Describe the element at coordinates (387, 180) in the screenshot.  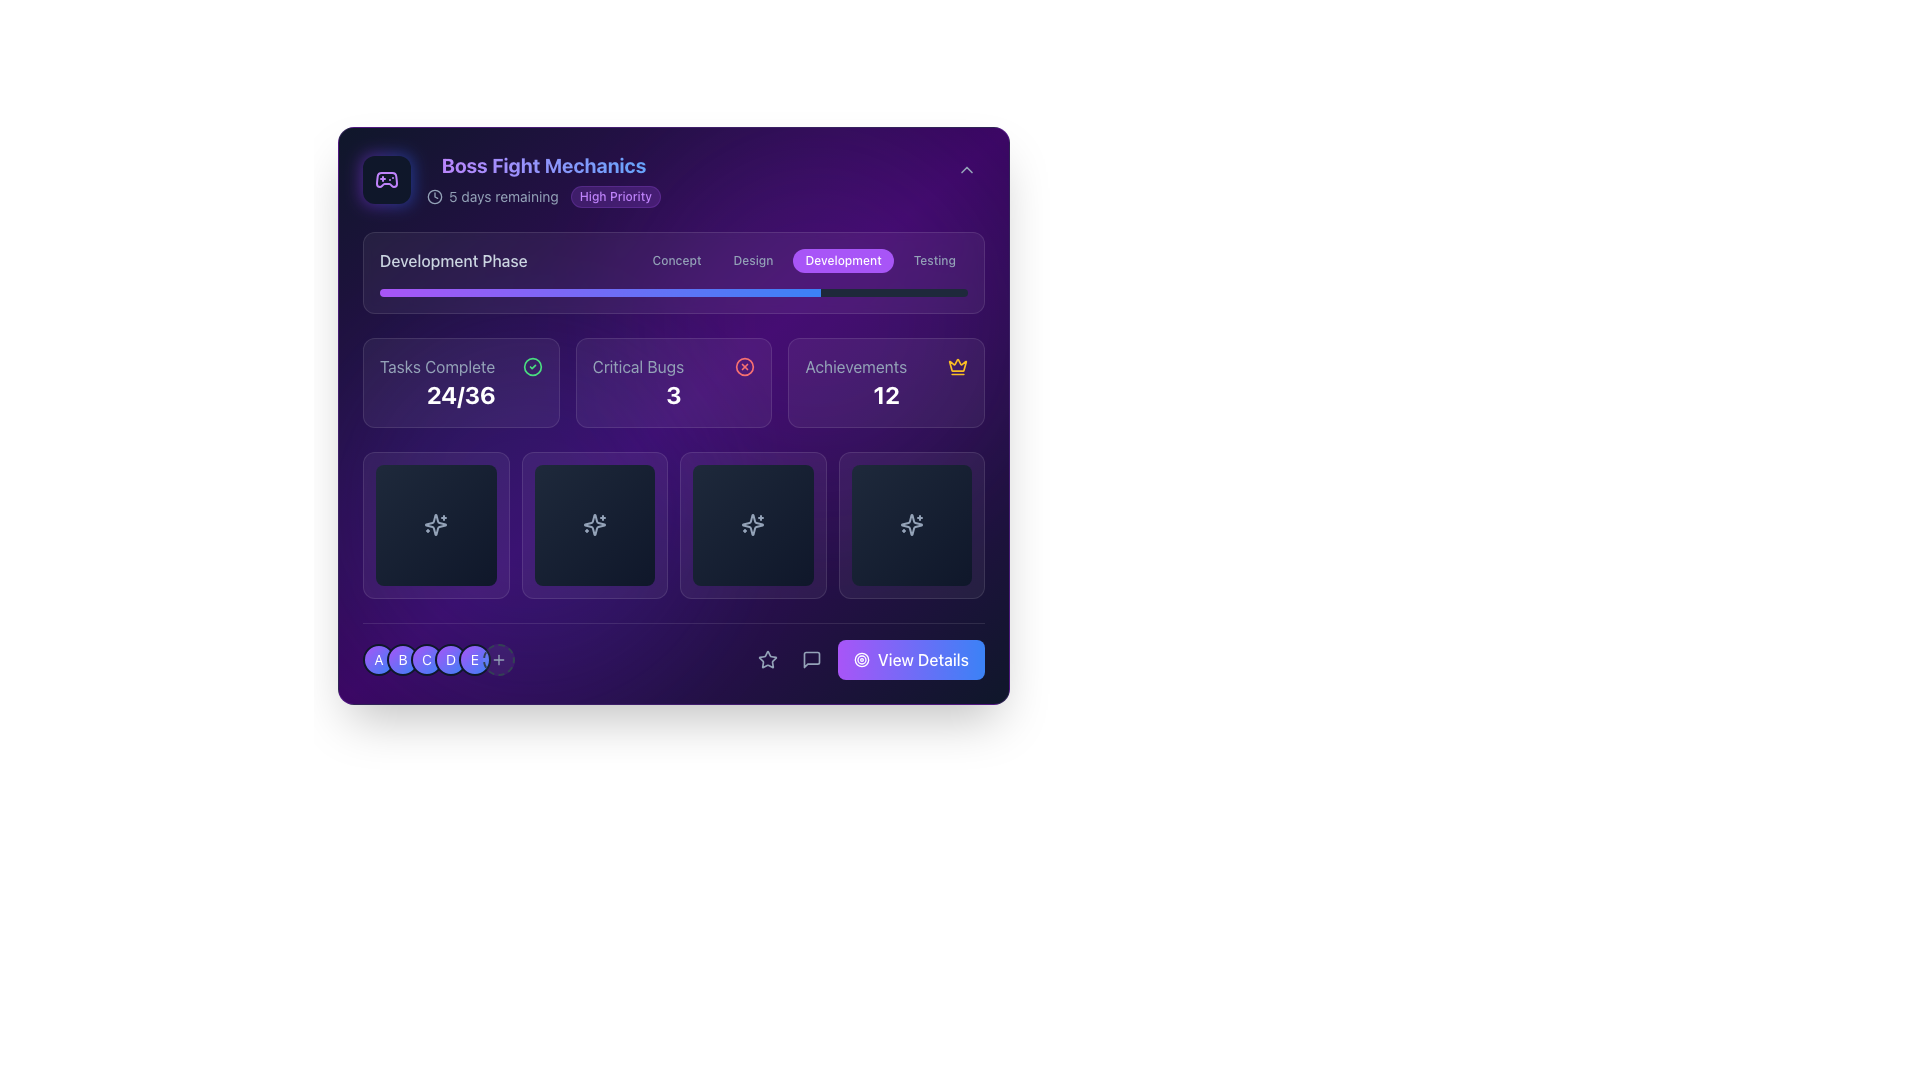
I see `the stylized game controller icon located in the upper left corner of the interface, adjacent` at that location.